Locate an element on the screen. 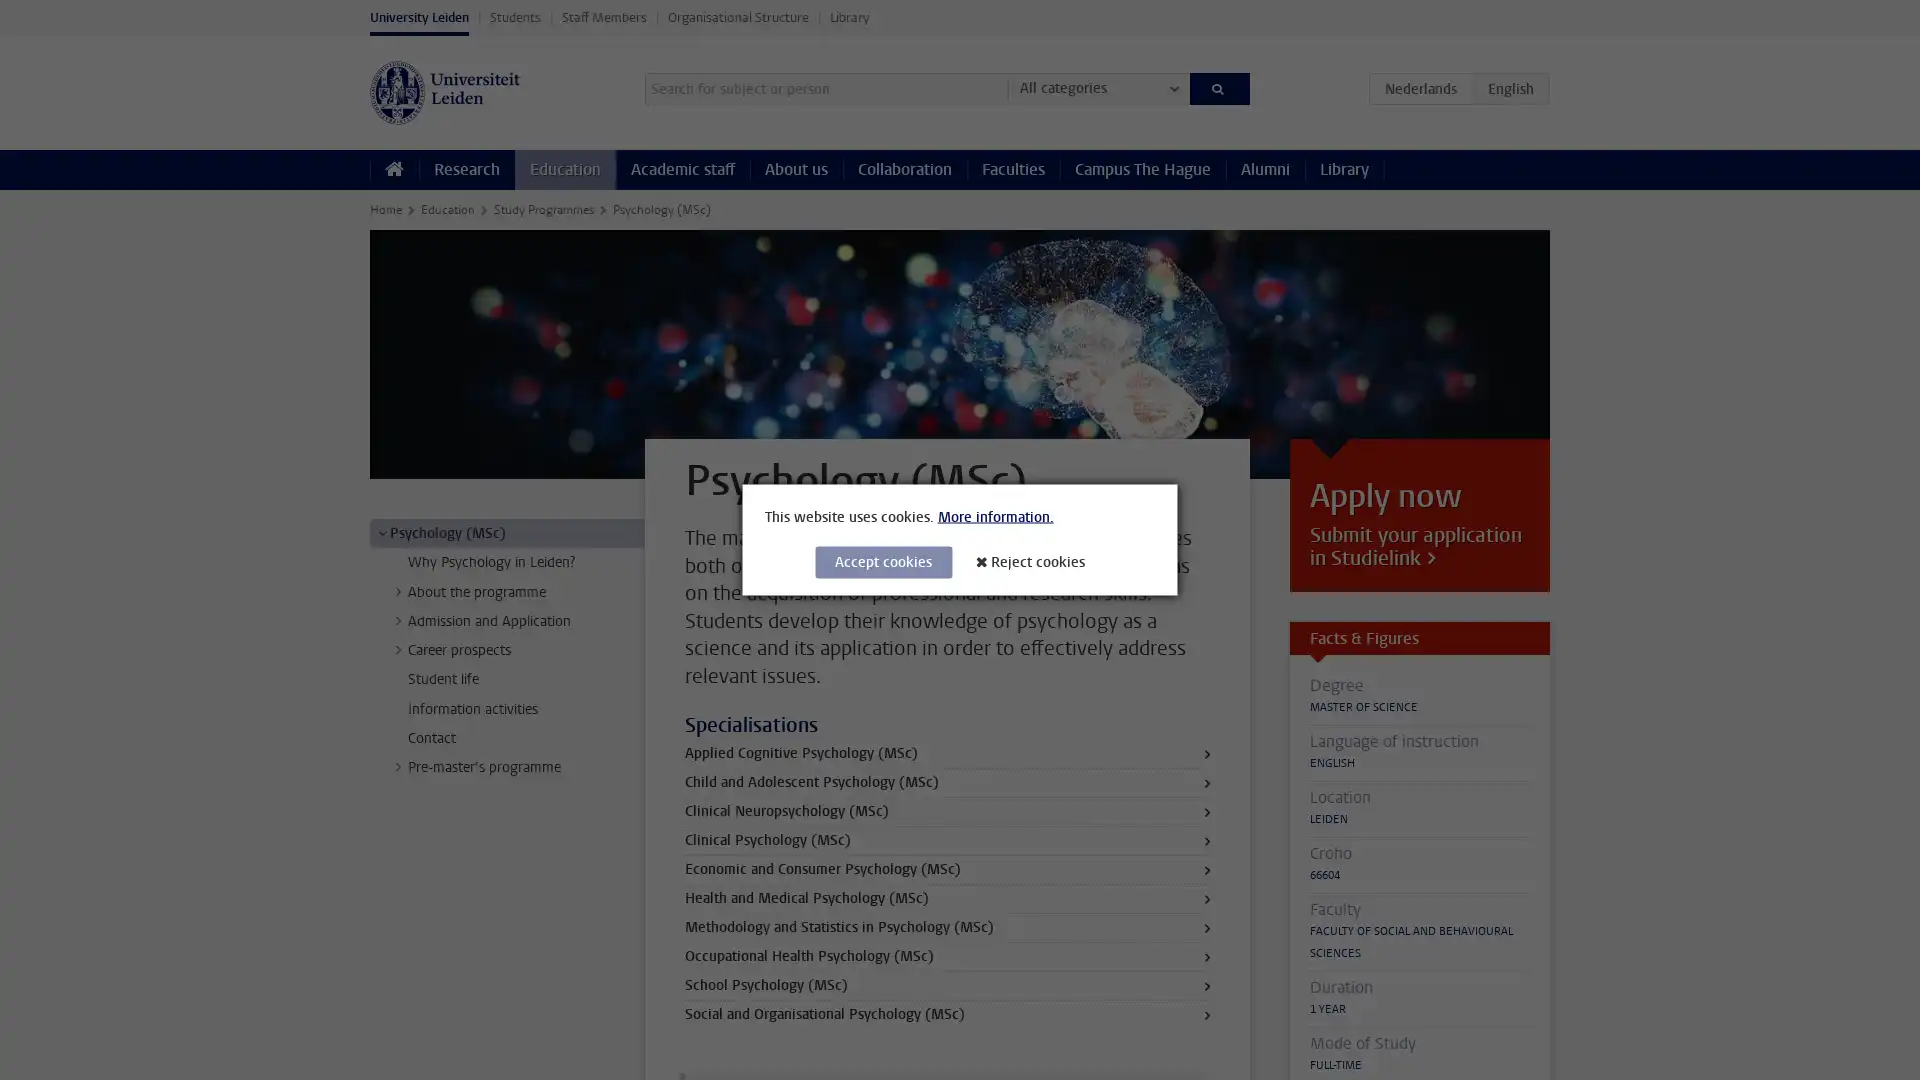 The width and height of the screenshot is (1920, 1080). All categories is located at coordinates (1097, 87).